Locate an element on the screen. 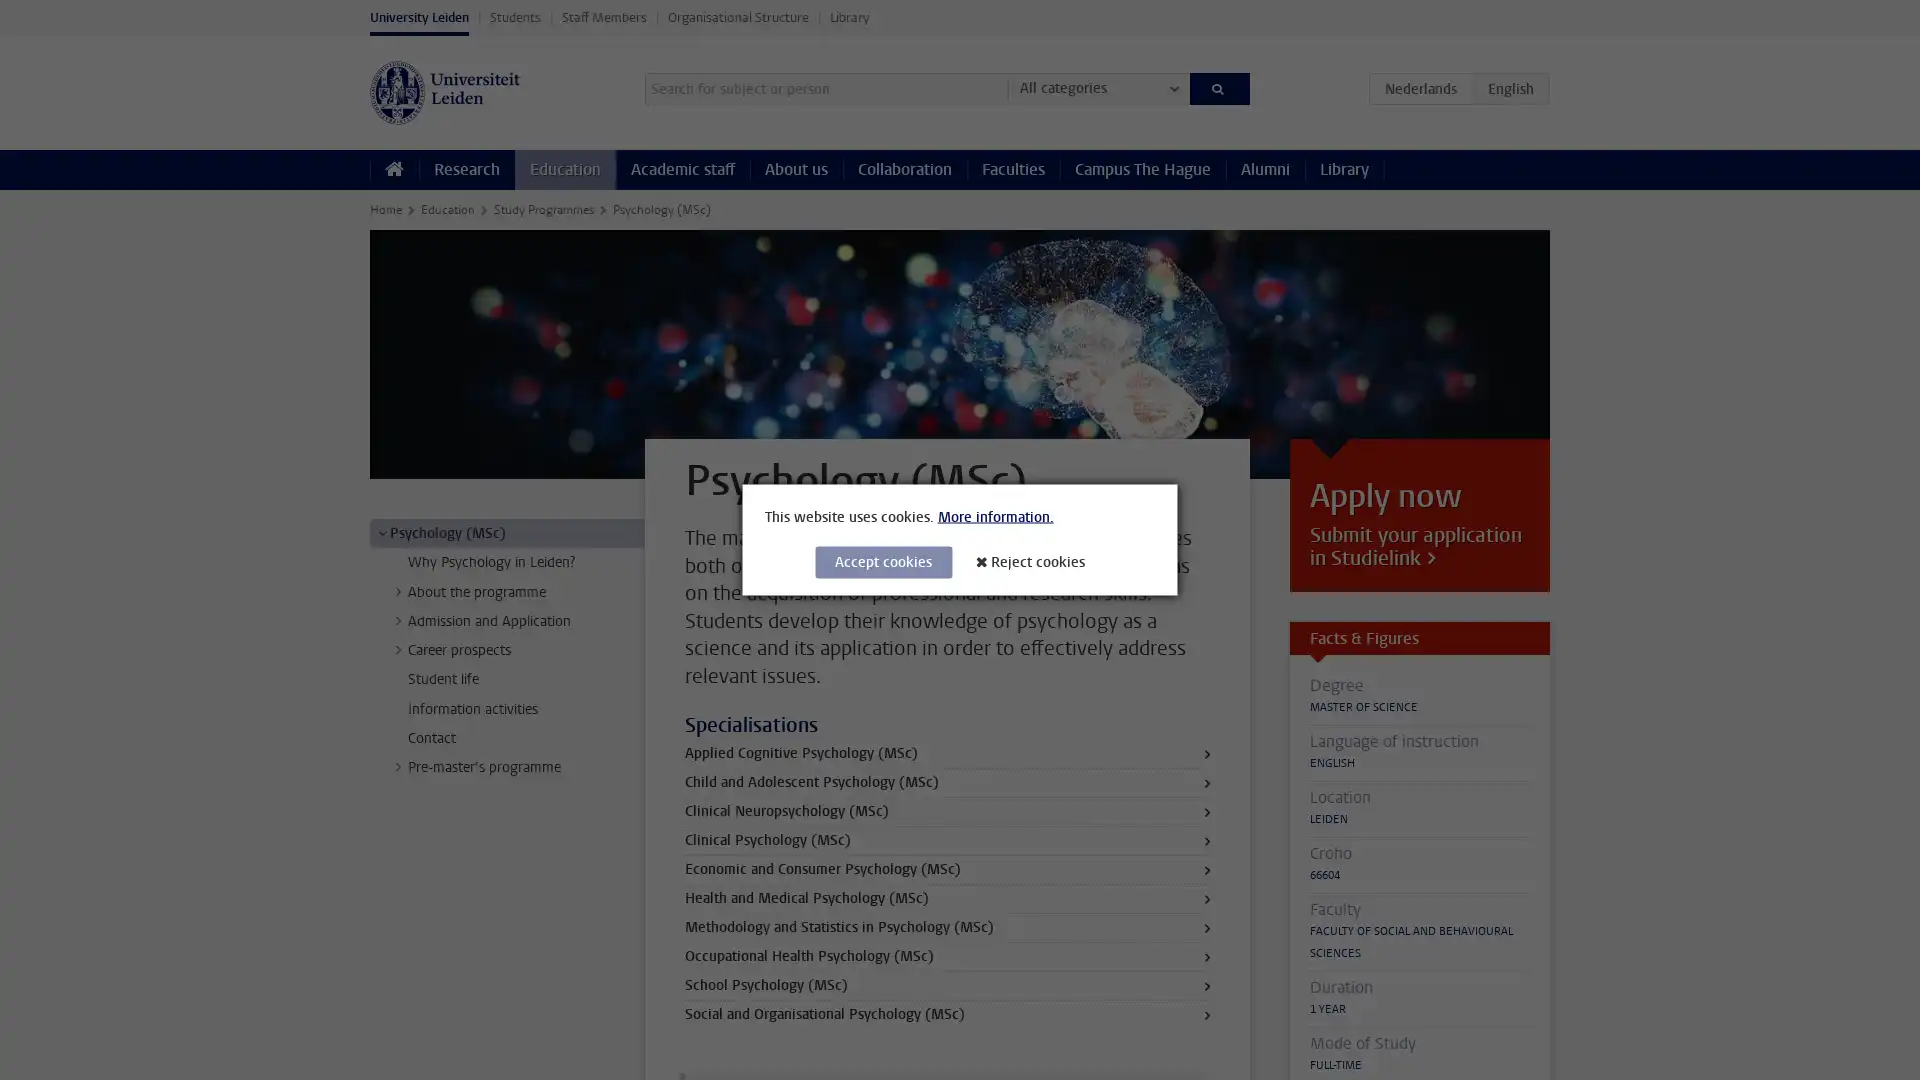 The width and height of the screenshot is (1920, 1080). All categories is located at coordinates (1097, 87).